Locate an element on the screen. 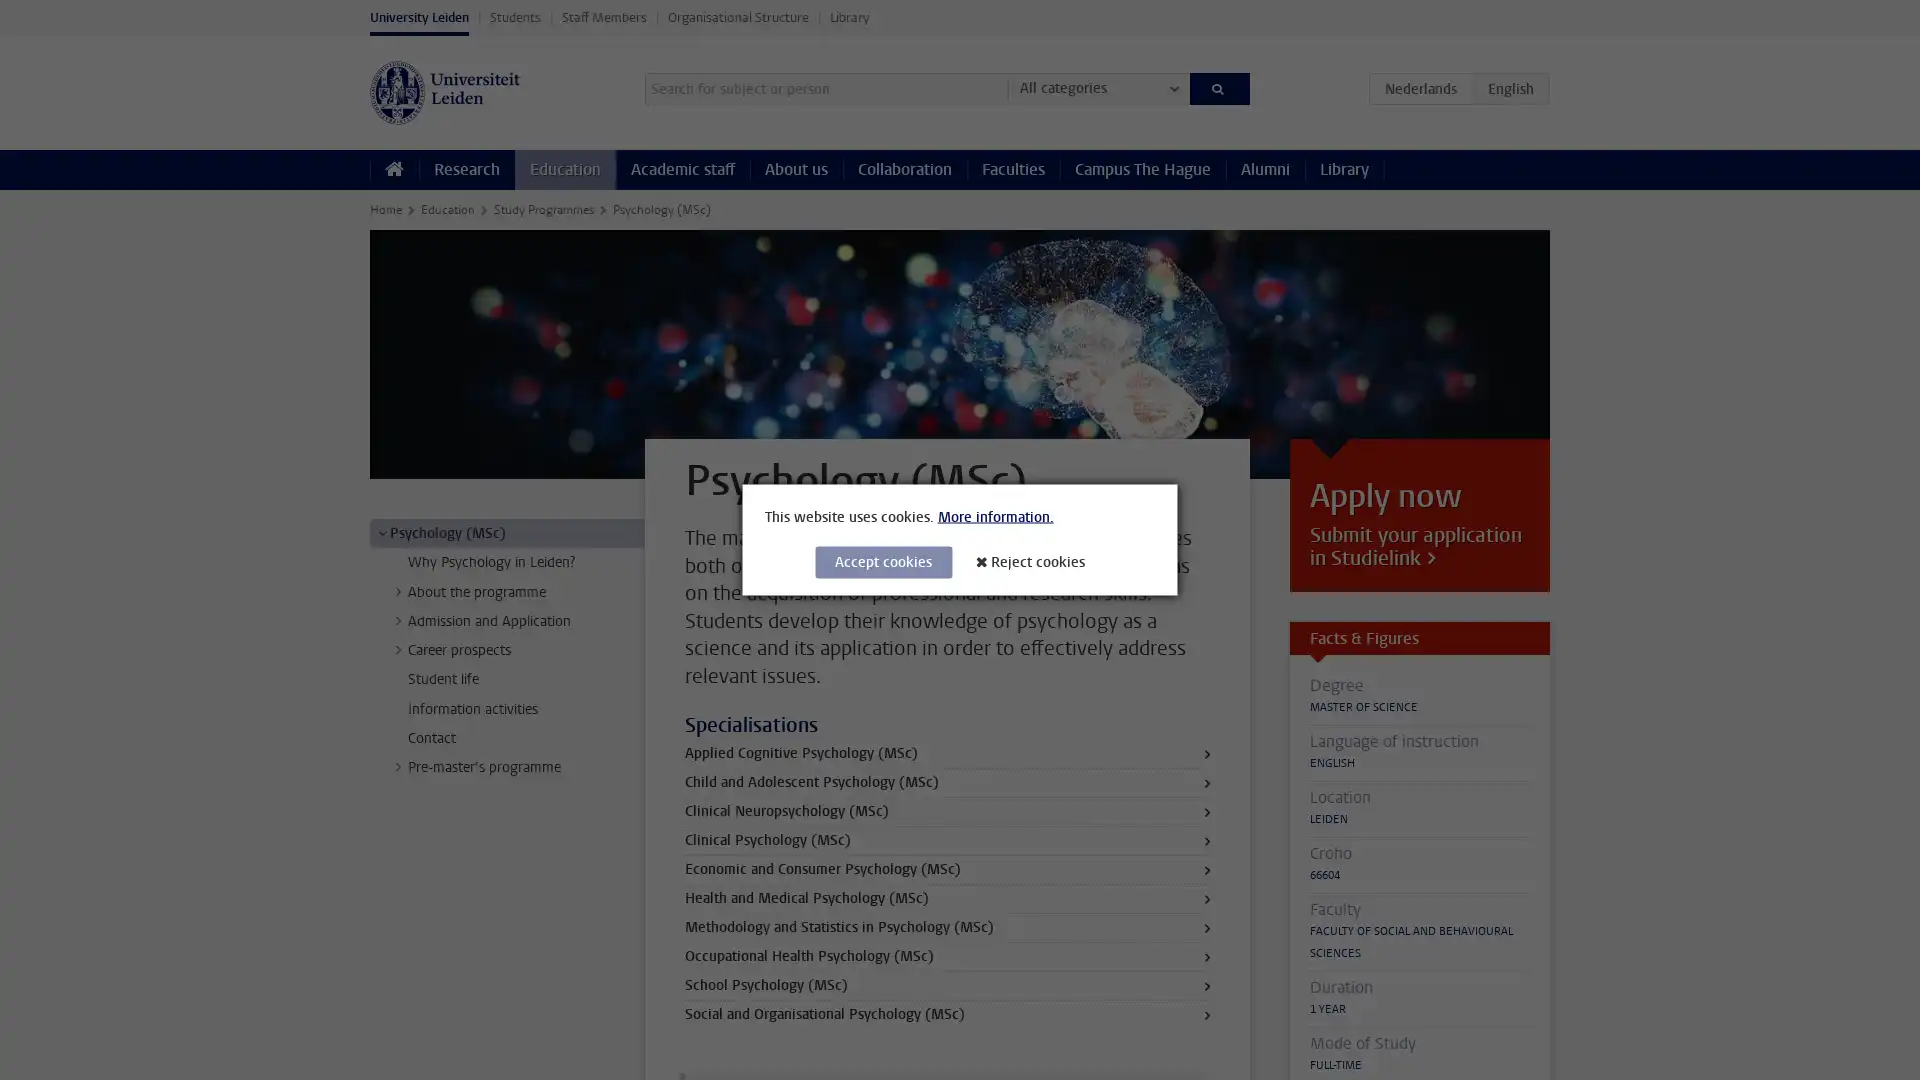 The width and height of the screenshot is (1920, 1080). All categories is located at coordinates (1097, 87).